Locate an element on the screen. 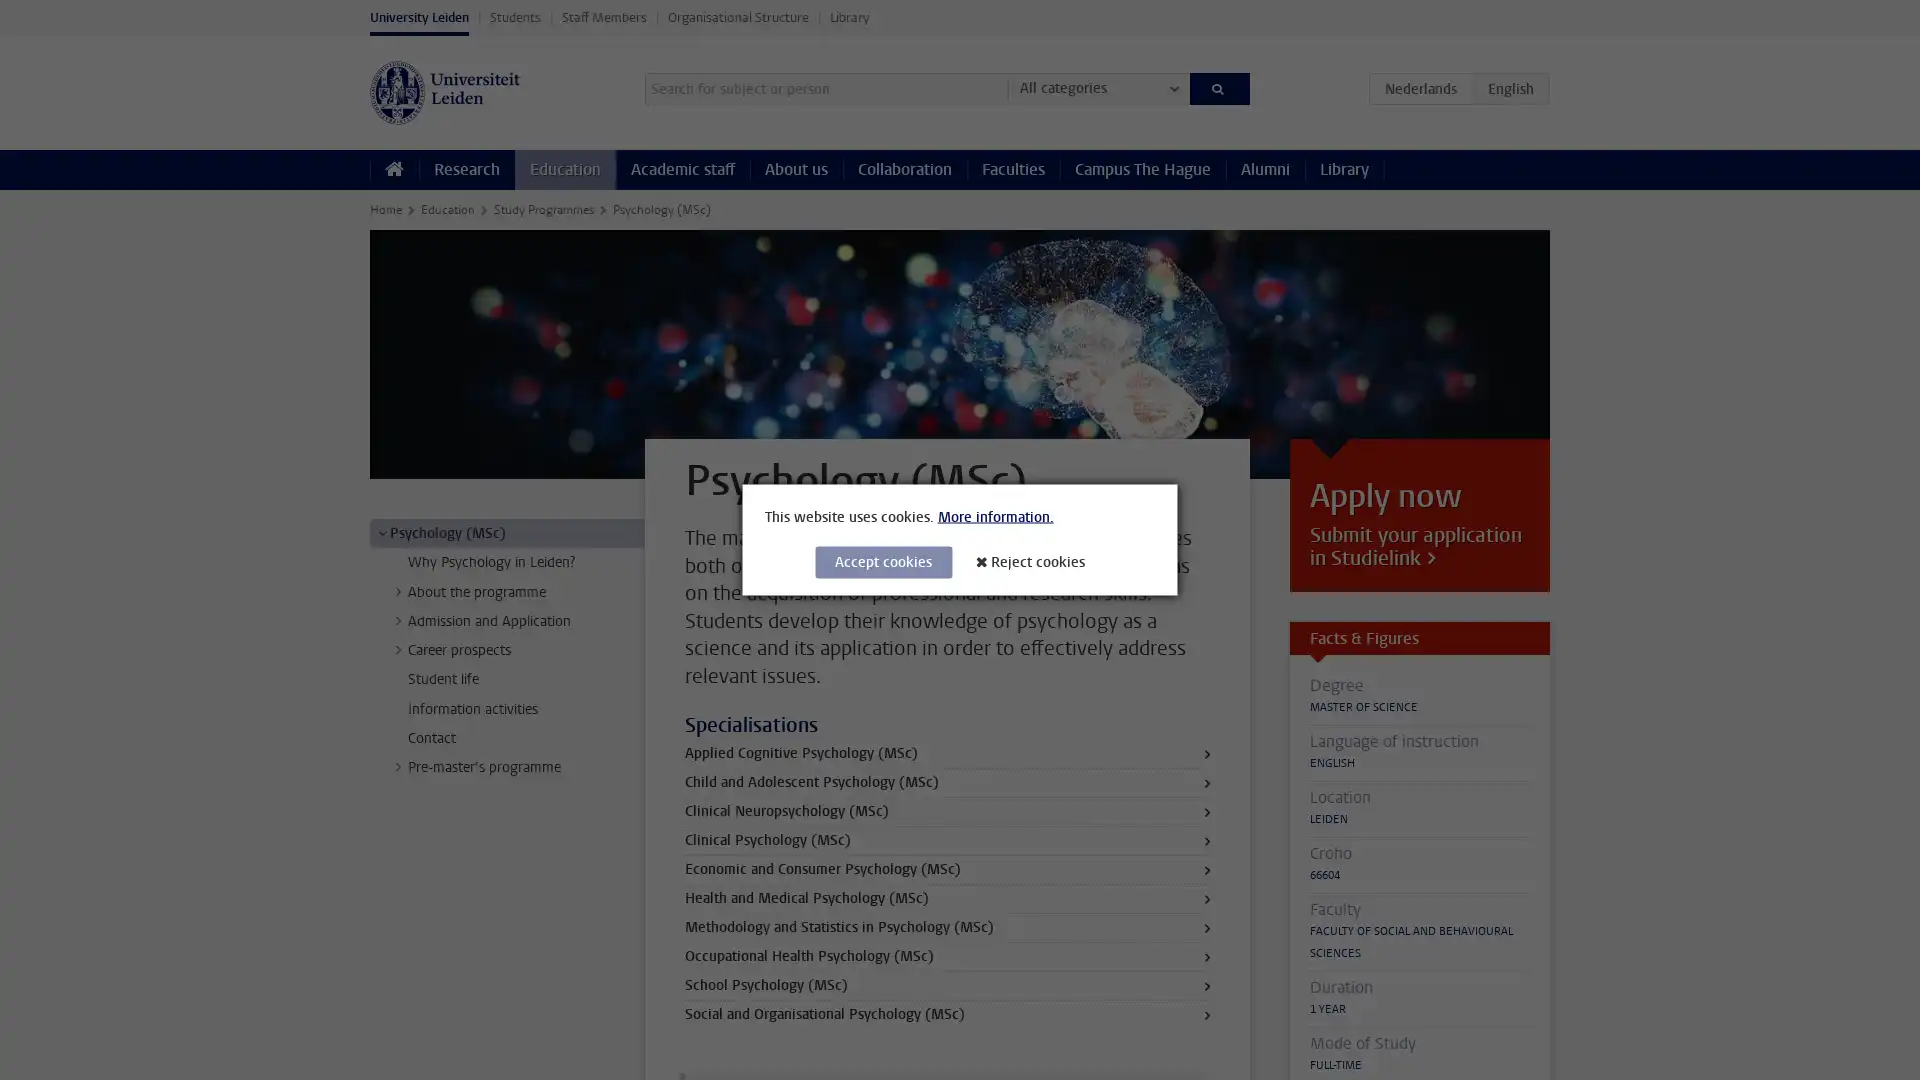 The width and height of the screenshot is (1920, 1080). All categories is located at coordinates (1097, 87).